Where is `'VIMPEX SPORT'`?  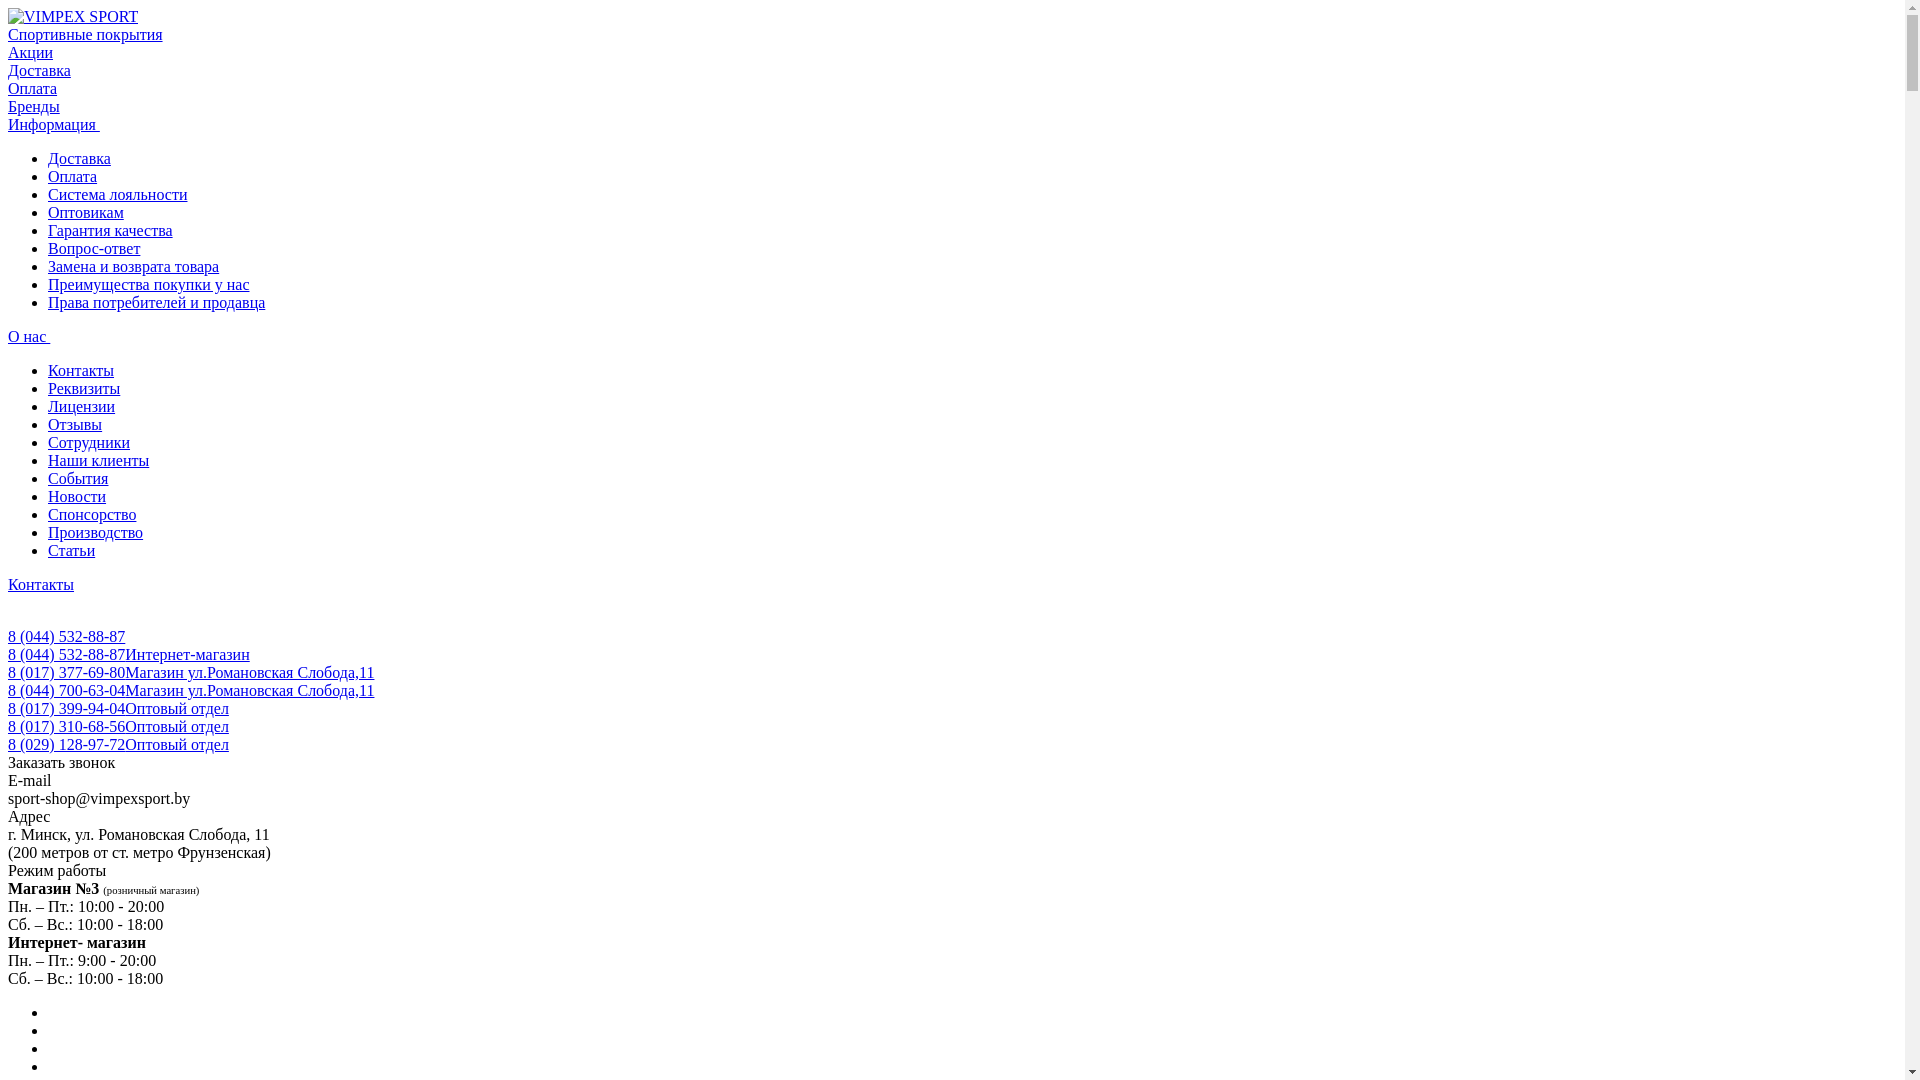
'VIMPEX SPORT' is located at coordinates (72, 16).